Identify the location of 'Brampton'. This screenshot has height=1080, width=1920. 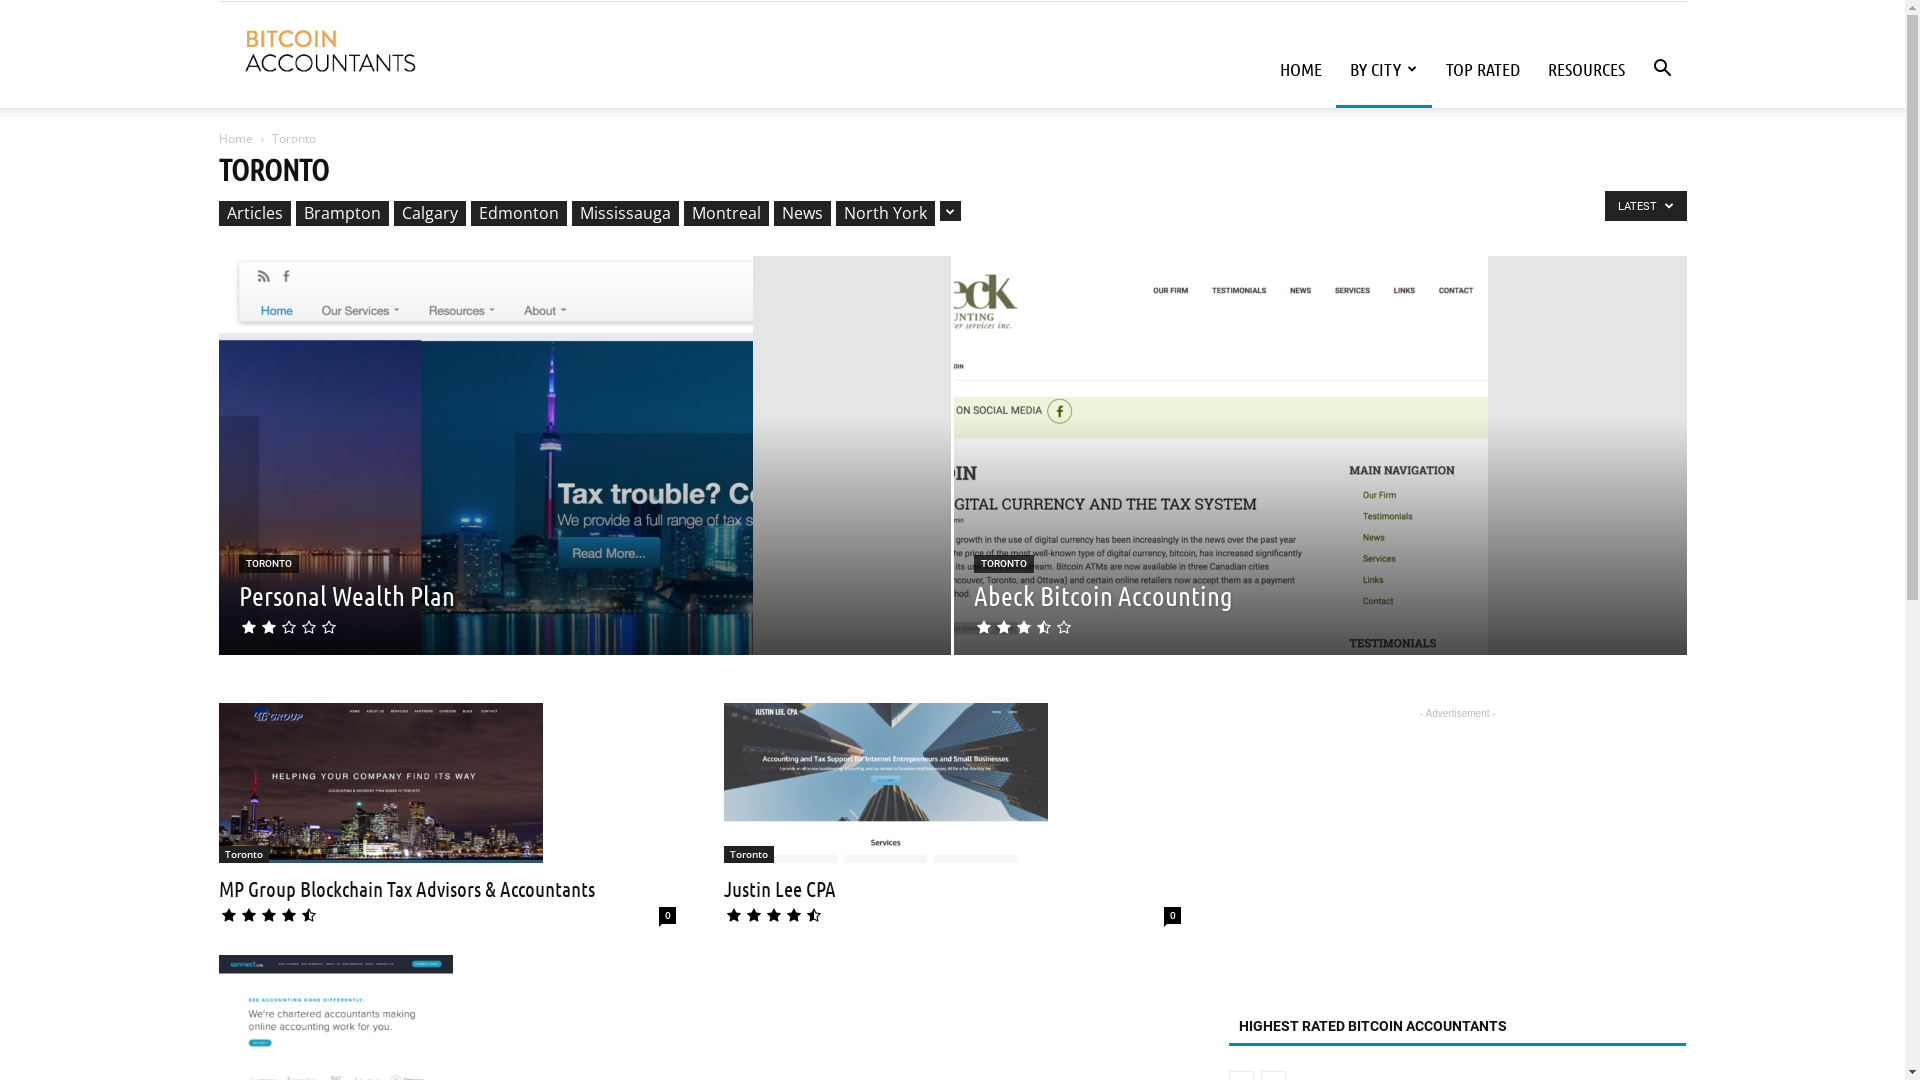
(295, 213).